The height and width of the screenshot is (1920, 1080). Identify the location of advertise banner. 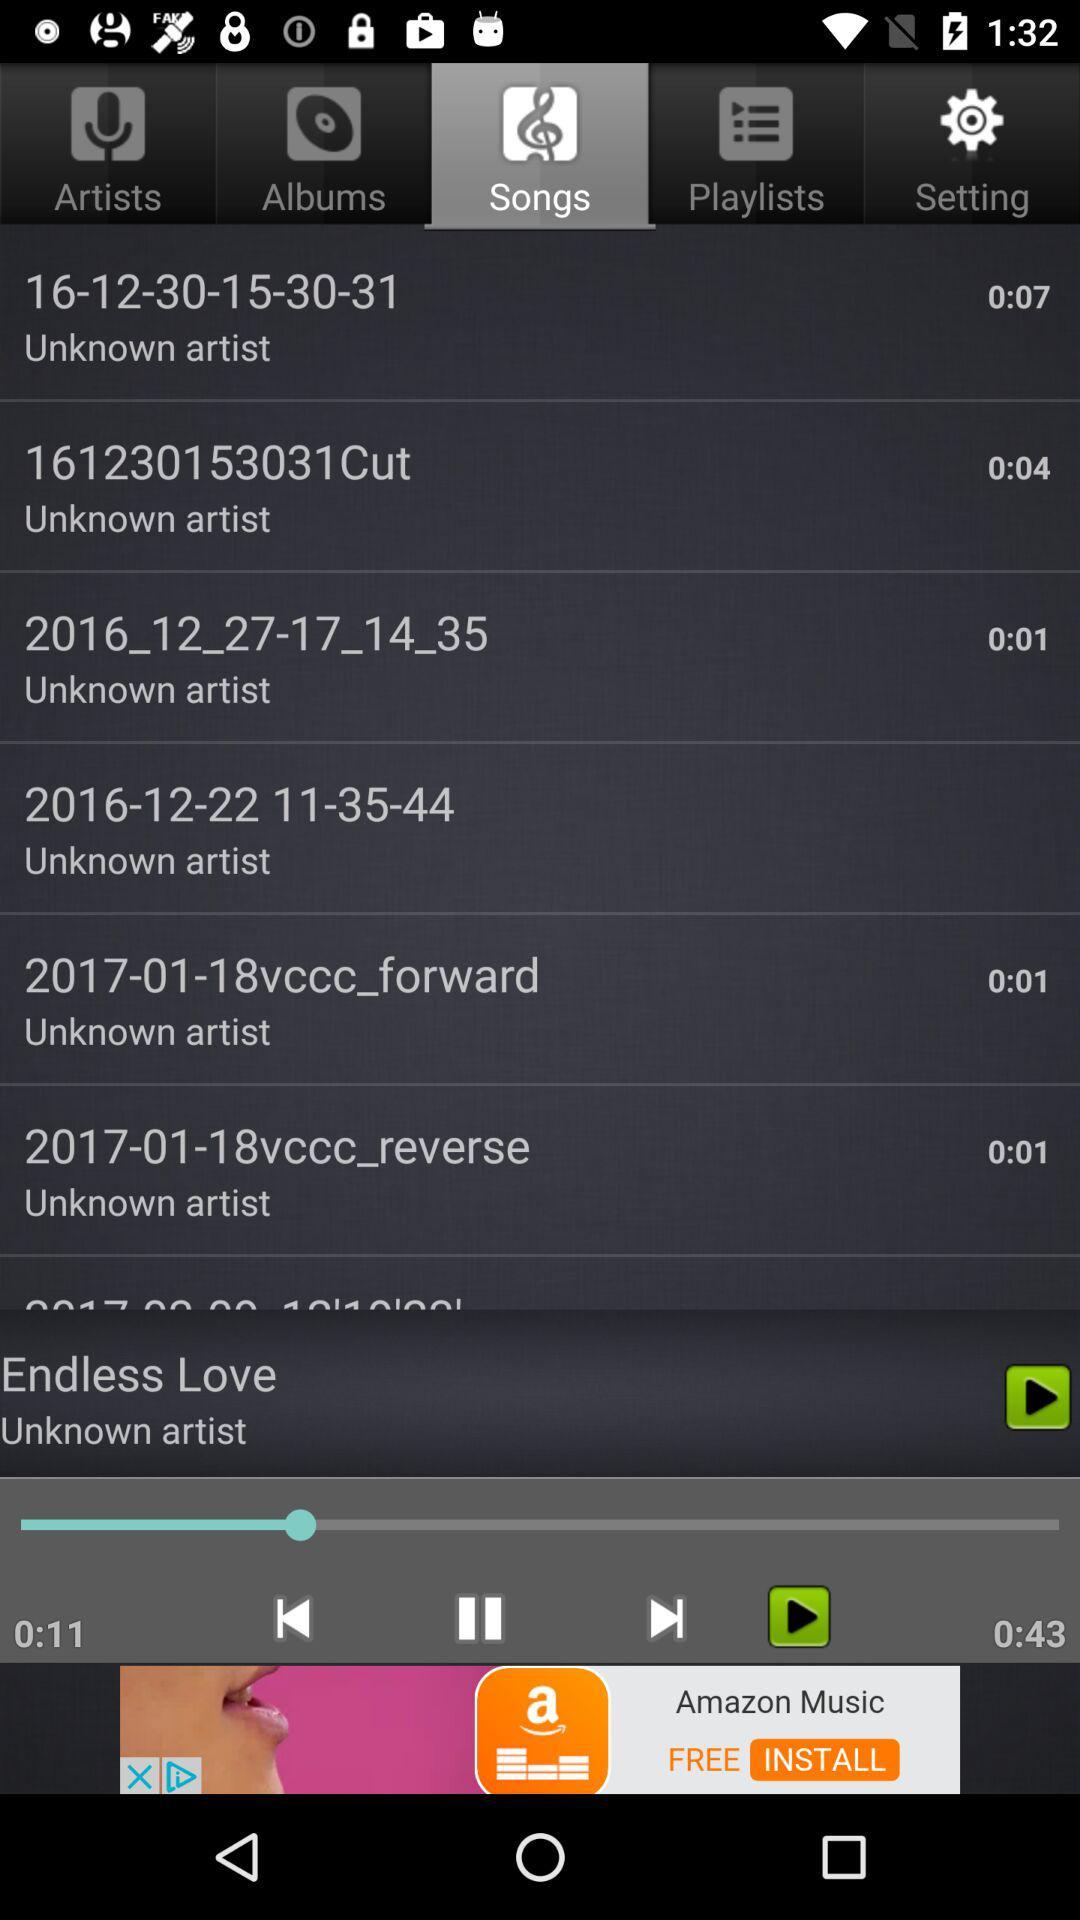
(540, 1727).